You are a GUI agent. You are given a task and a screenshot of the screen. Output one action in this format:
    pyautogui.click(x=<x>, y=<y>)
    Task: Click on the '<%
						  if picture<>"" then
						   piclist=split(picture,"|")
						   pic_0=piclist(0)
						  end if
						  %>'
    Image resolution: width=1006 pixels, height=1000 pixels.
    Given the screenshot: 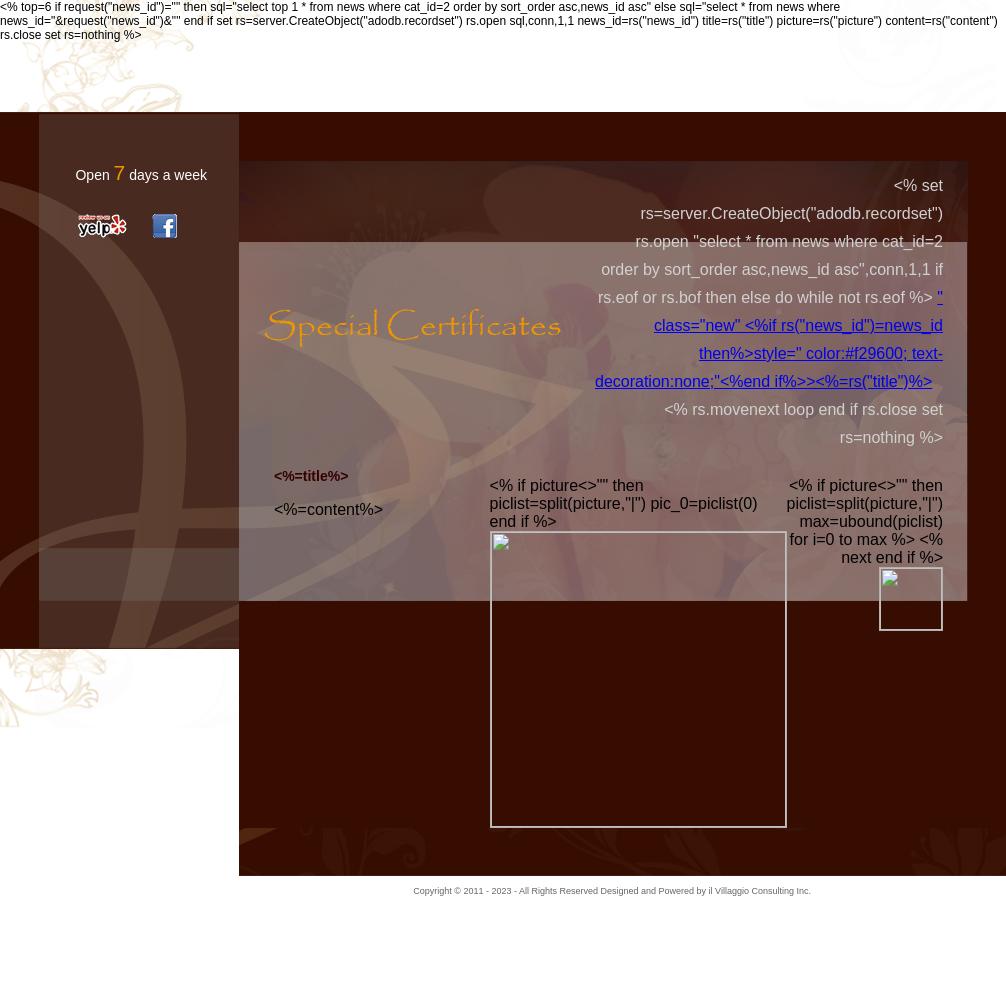 What is the action you would take?
    pyautogui.click(x=623, y=503)
    